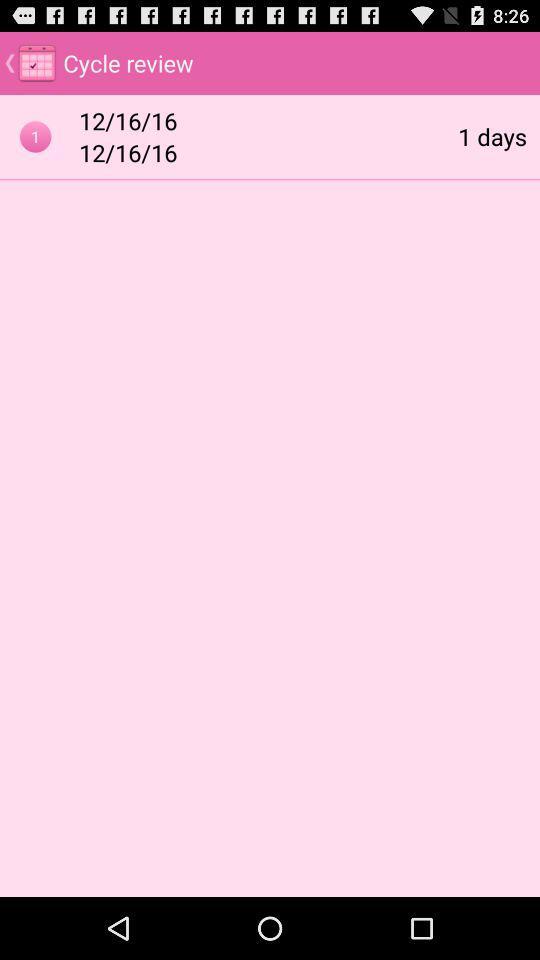  Describe the element at coordinates (491, 135) in the screenshot. I see `app to the right of the 12/16/16 app` at that location.